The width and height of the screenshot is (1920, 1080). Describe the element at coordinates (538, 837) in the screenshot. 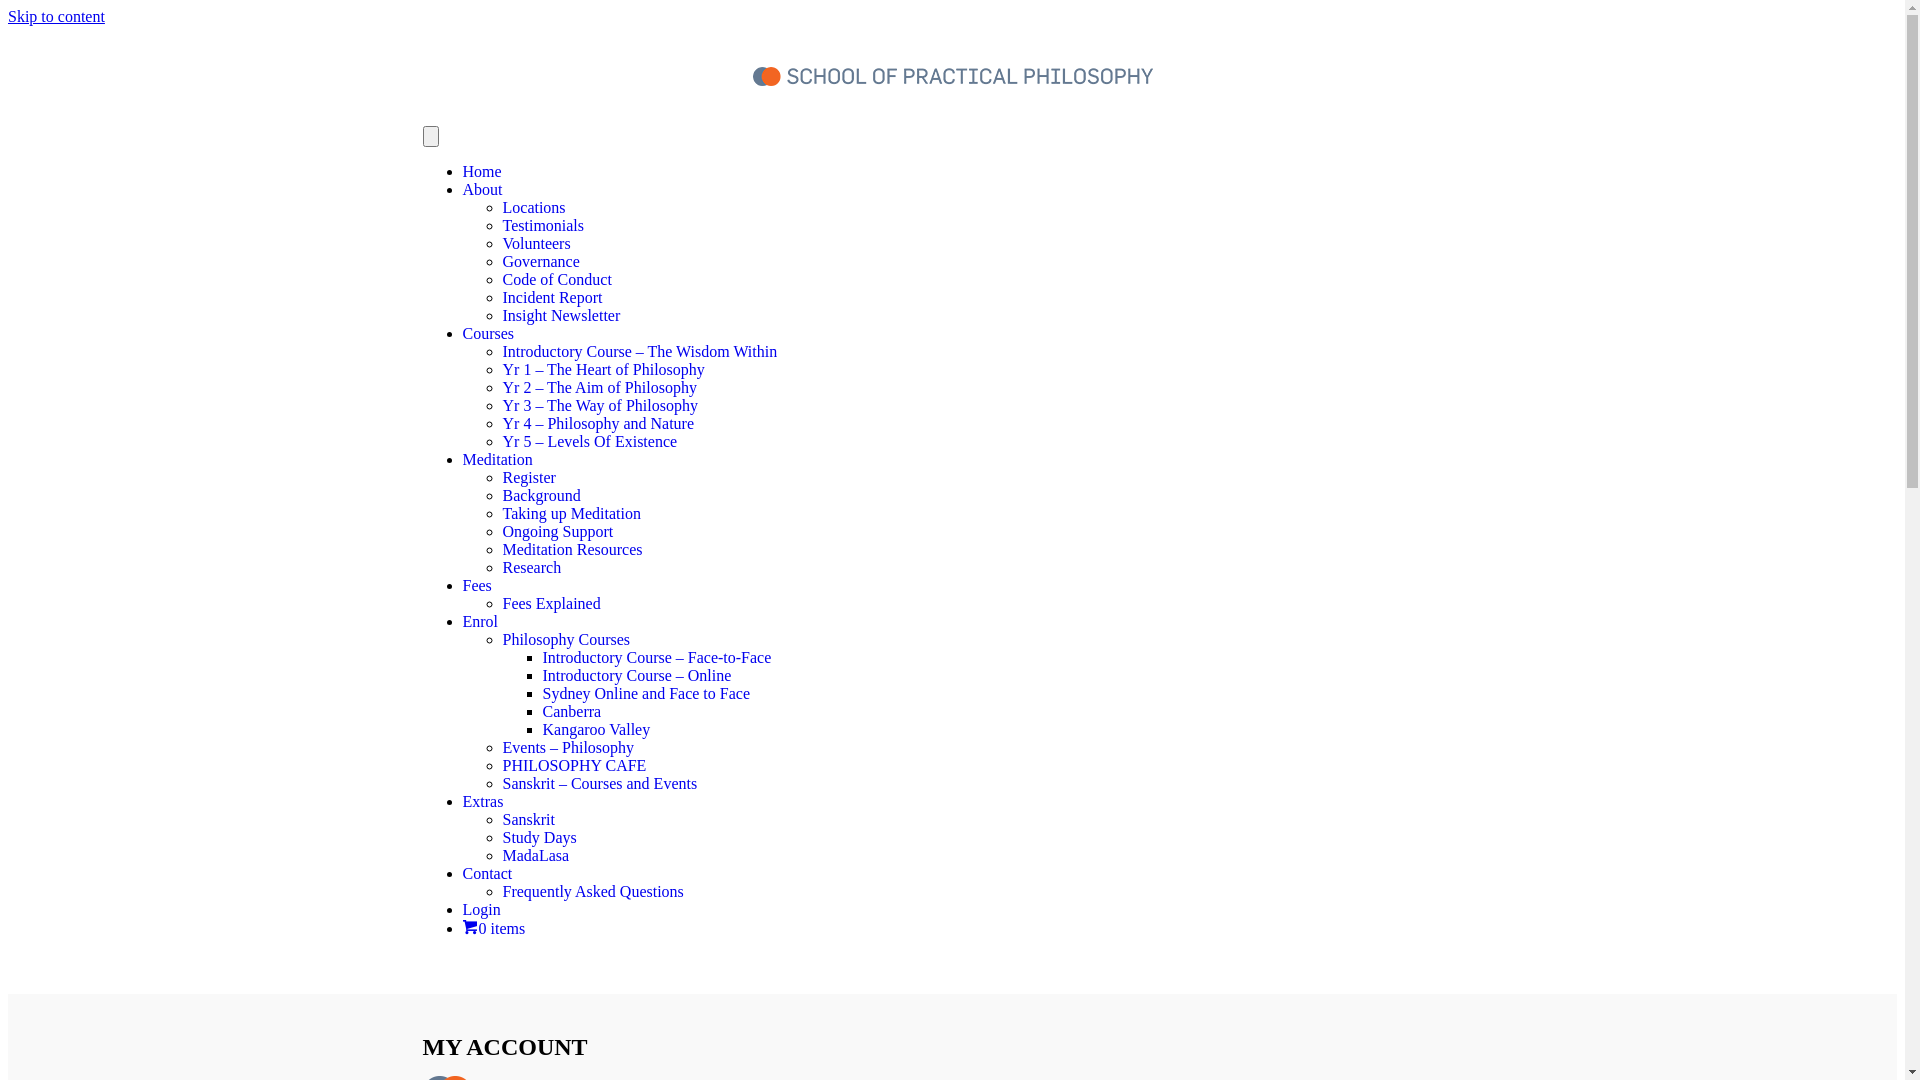

I see `'Study Days'` at that location.